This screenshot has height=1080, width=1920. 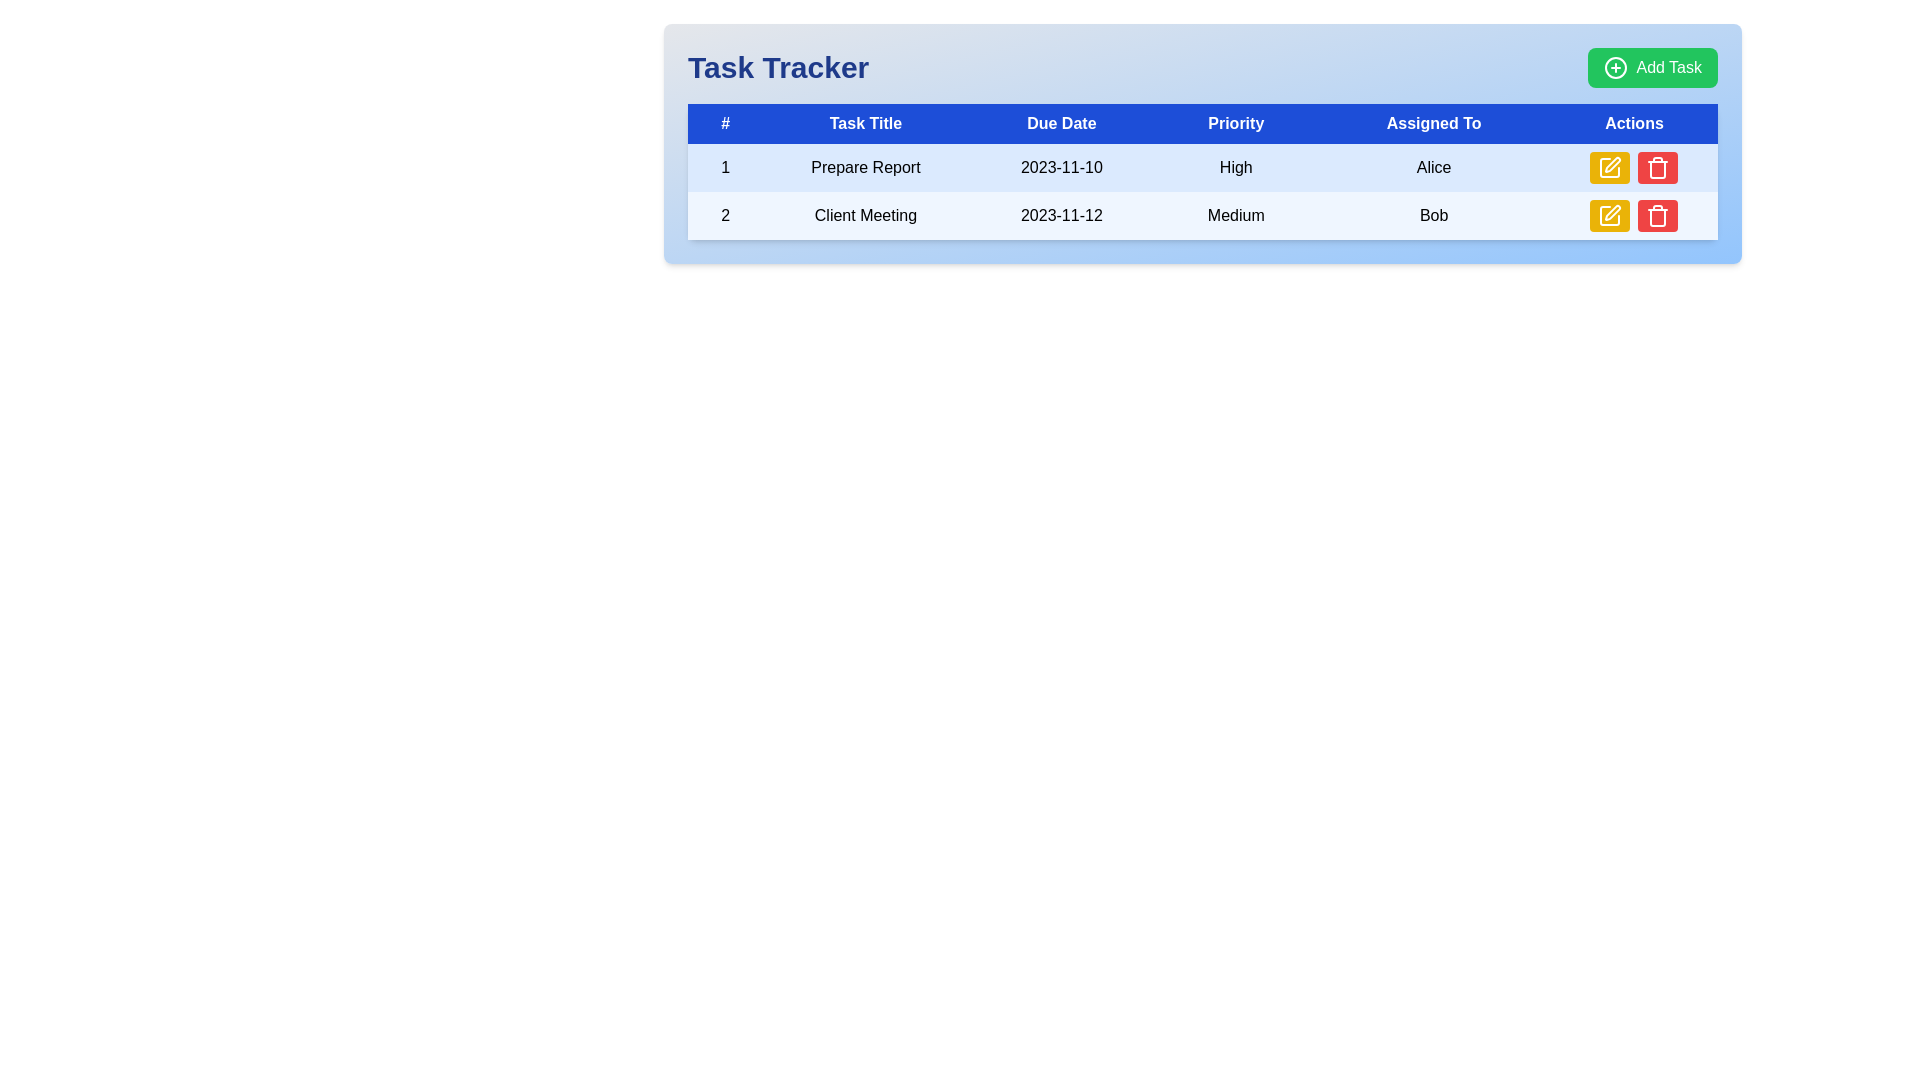 I want to click on the edit icon button located in the 'Actions' column of the table for the task titled 'Prepare Report', so click(x=1610, y=167).